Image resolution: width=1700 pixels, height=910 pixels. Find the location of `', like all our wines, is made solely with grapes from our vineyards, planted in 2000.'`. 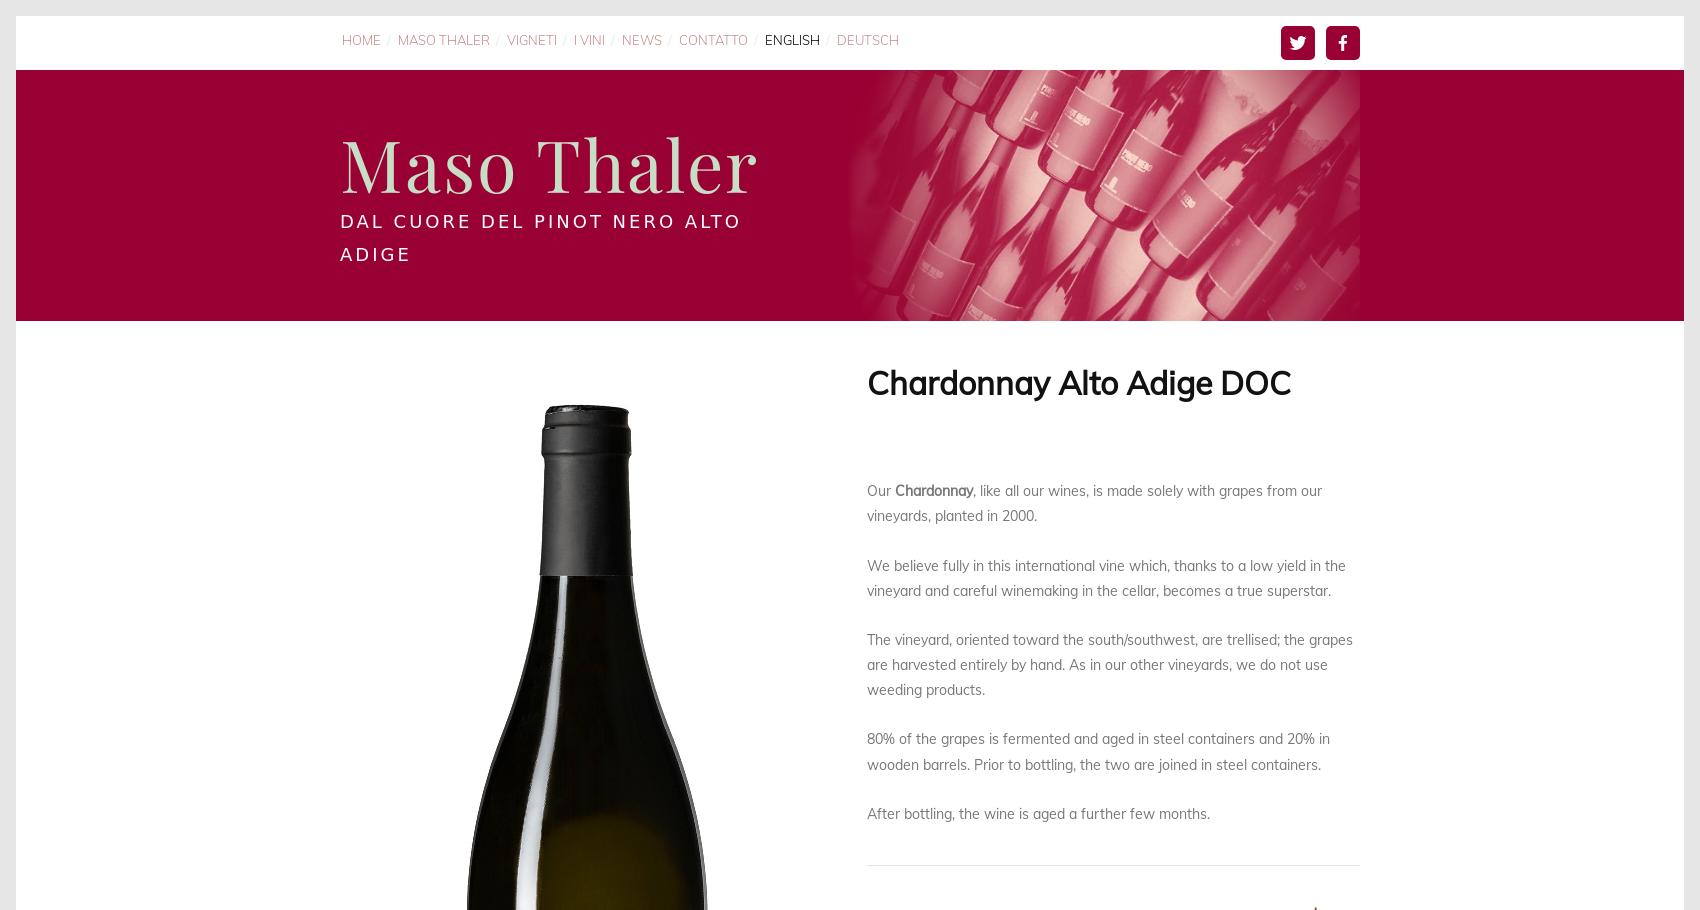

', like all our wines, is made solely with grapes from our vineyards, planted in 2000.' is located at coordinates (1096, 503).